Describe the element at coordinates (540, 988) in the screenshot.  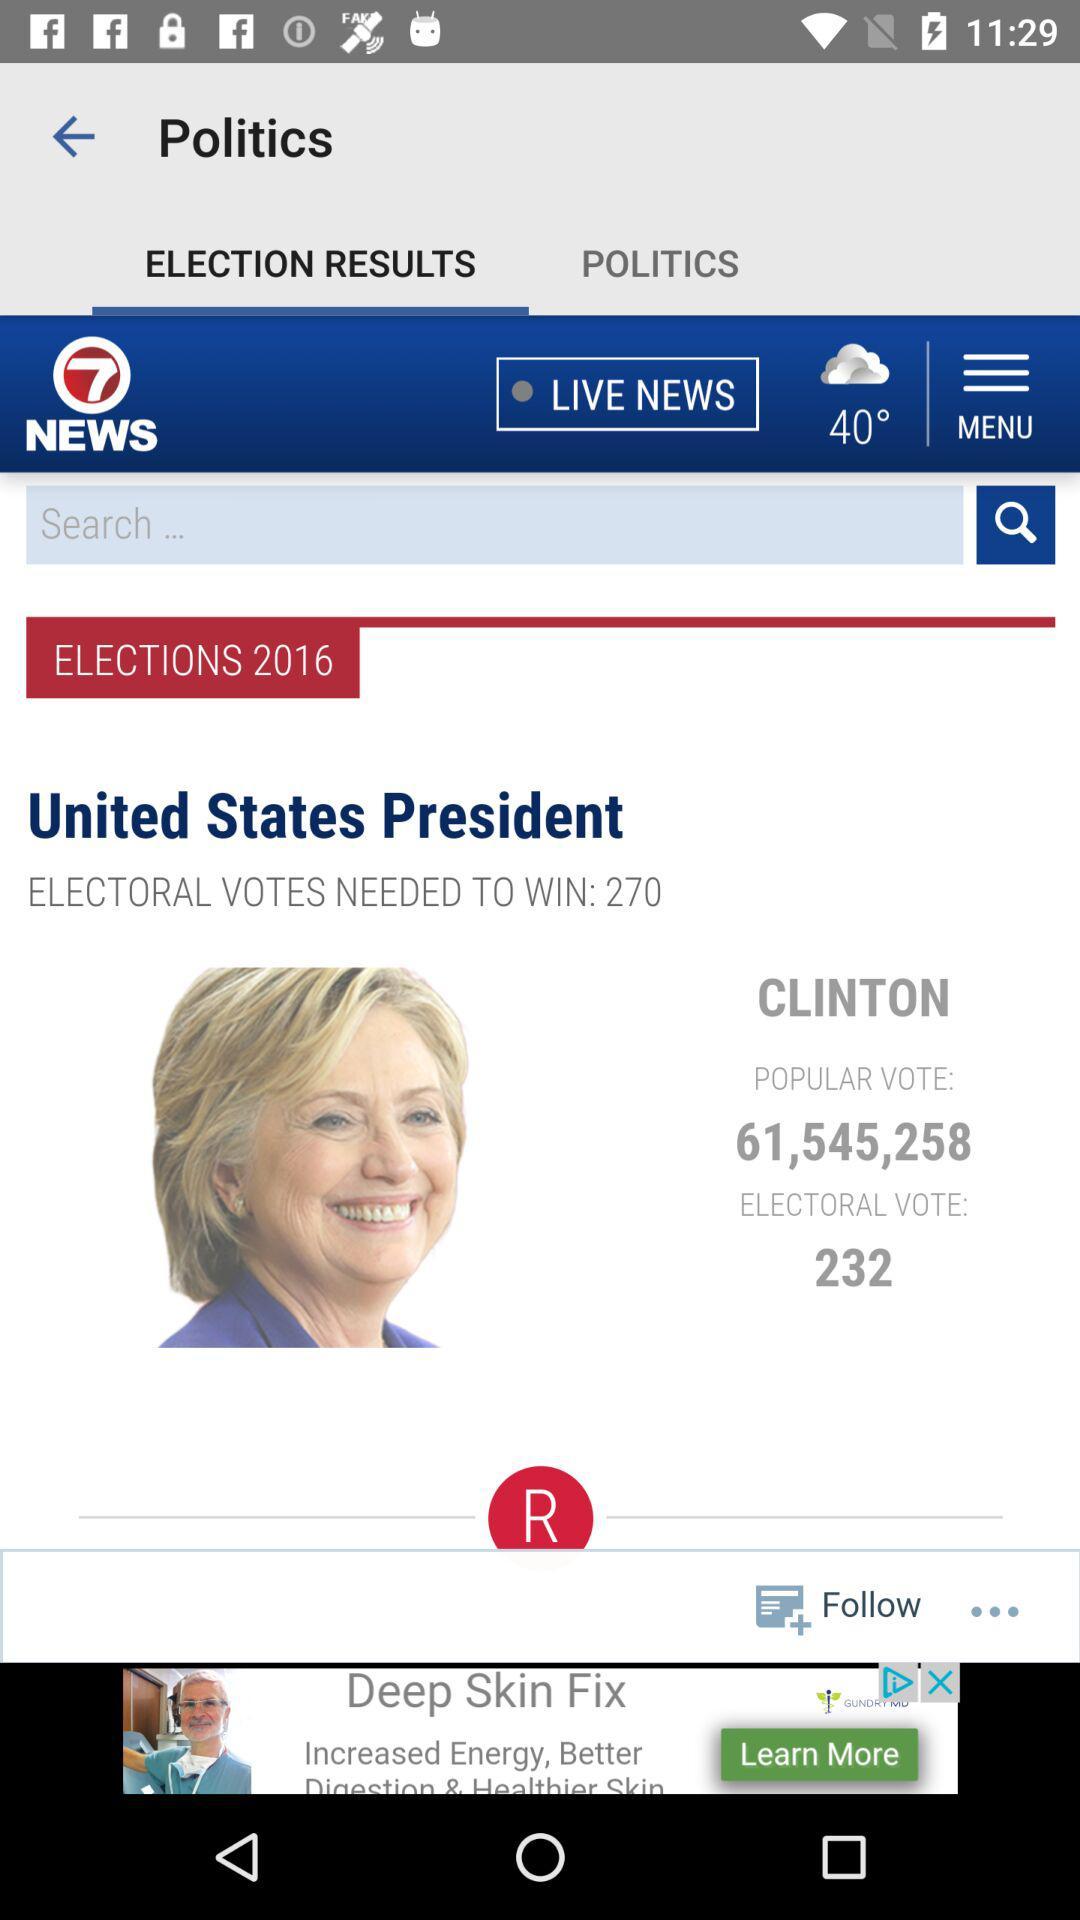
I see `7 news election results` at that location.